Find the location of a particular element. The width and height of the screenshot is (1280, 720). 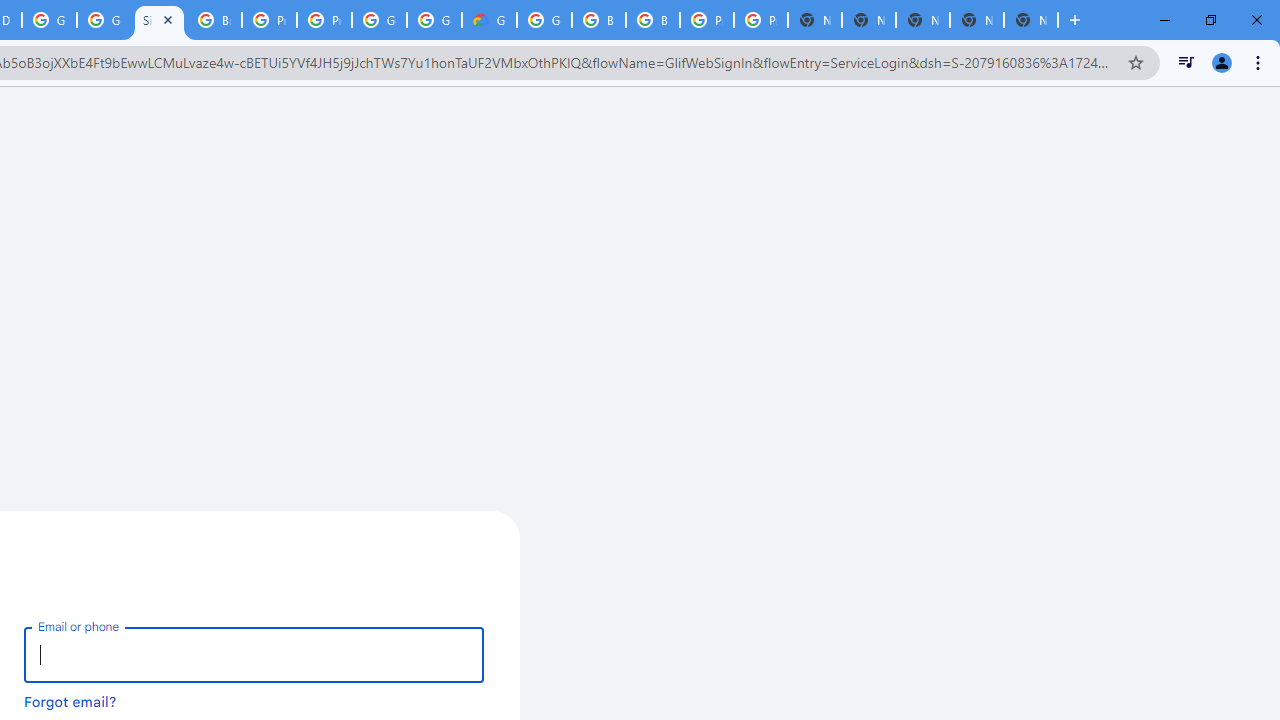

'New Tab' is located at coordinates (1031, 20).